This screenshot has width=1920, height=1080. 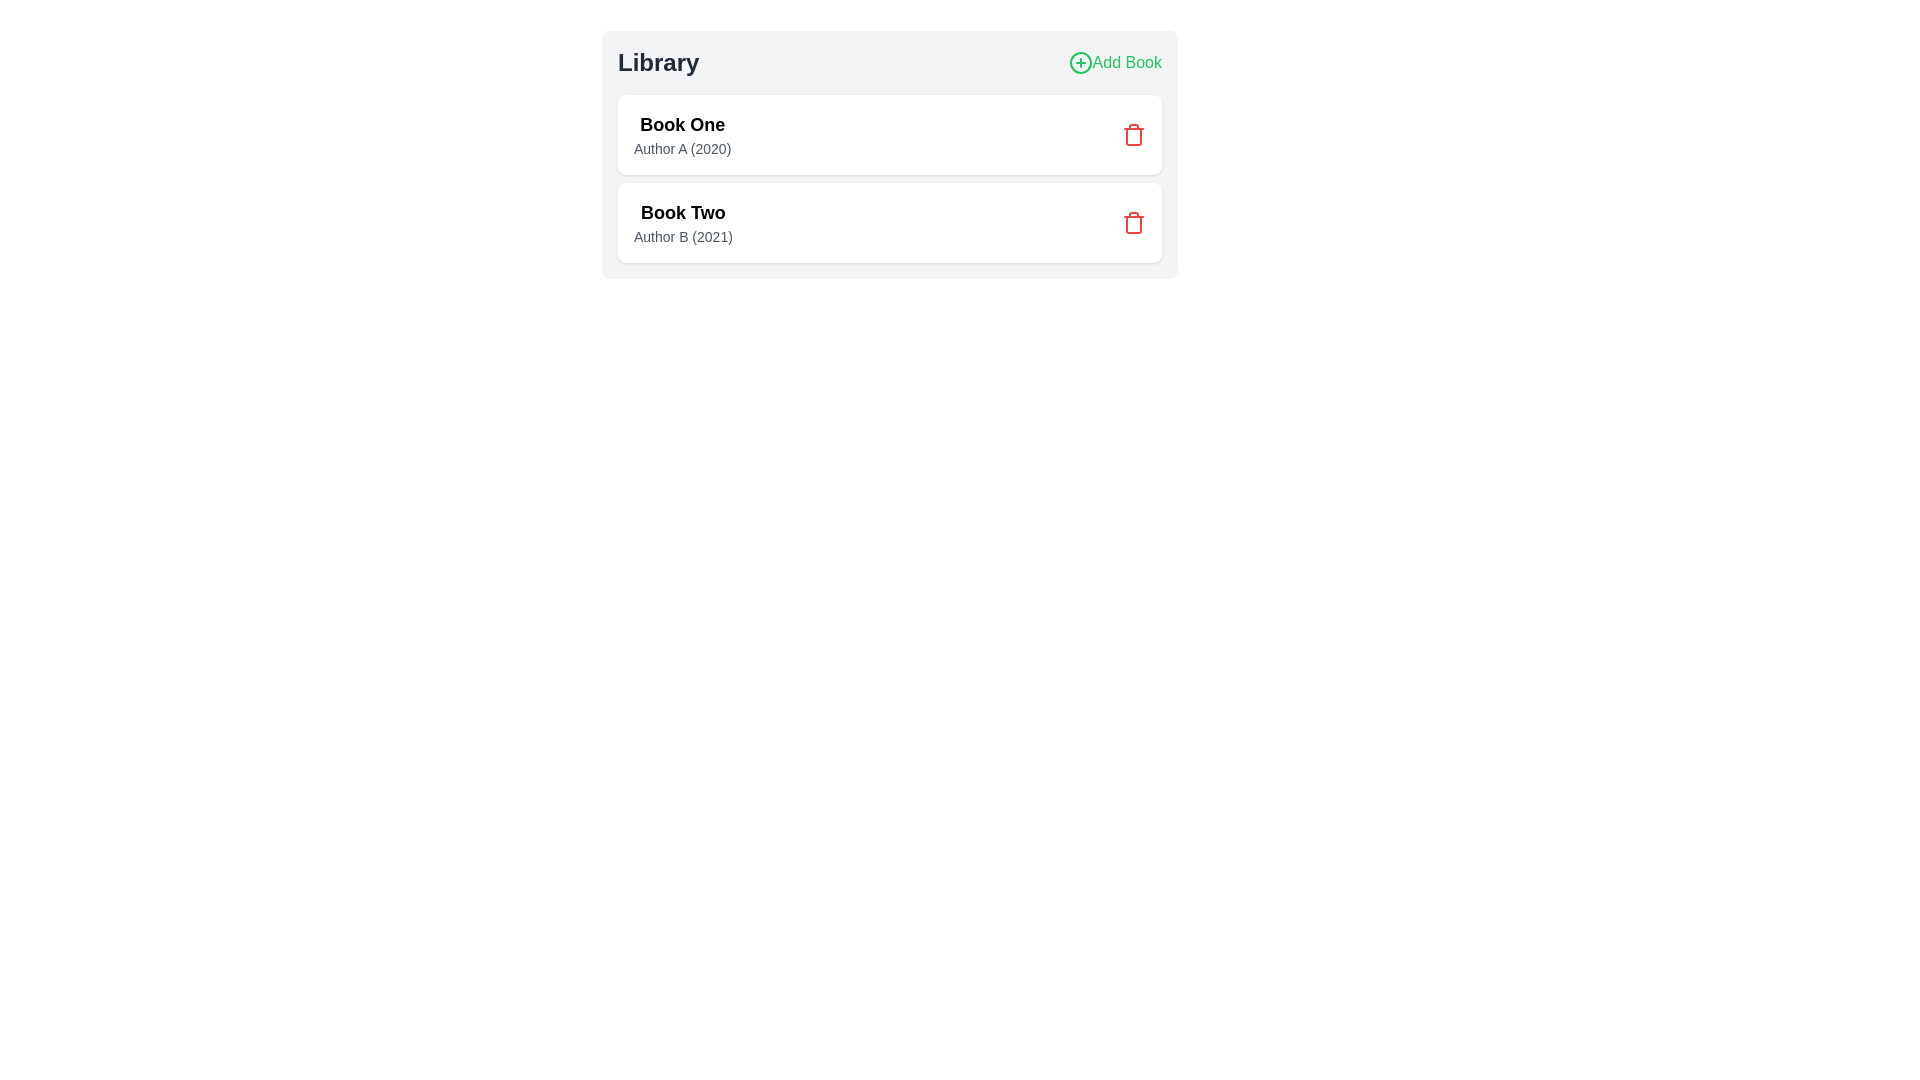 I want to click on the 'Add Book' button, which is a green button with an icon containing a '+' symbol, located in the top-right corner adjacent to the 'Library' title, so click(x=1114, y=61).